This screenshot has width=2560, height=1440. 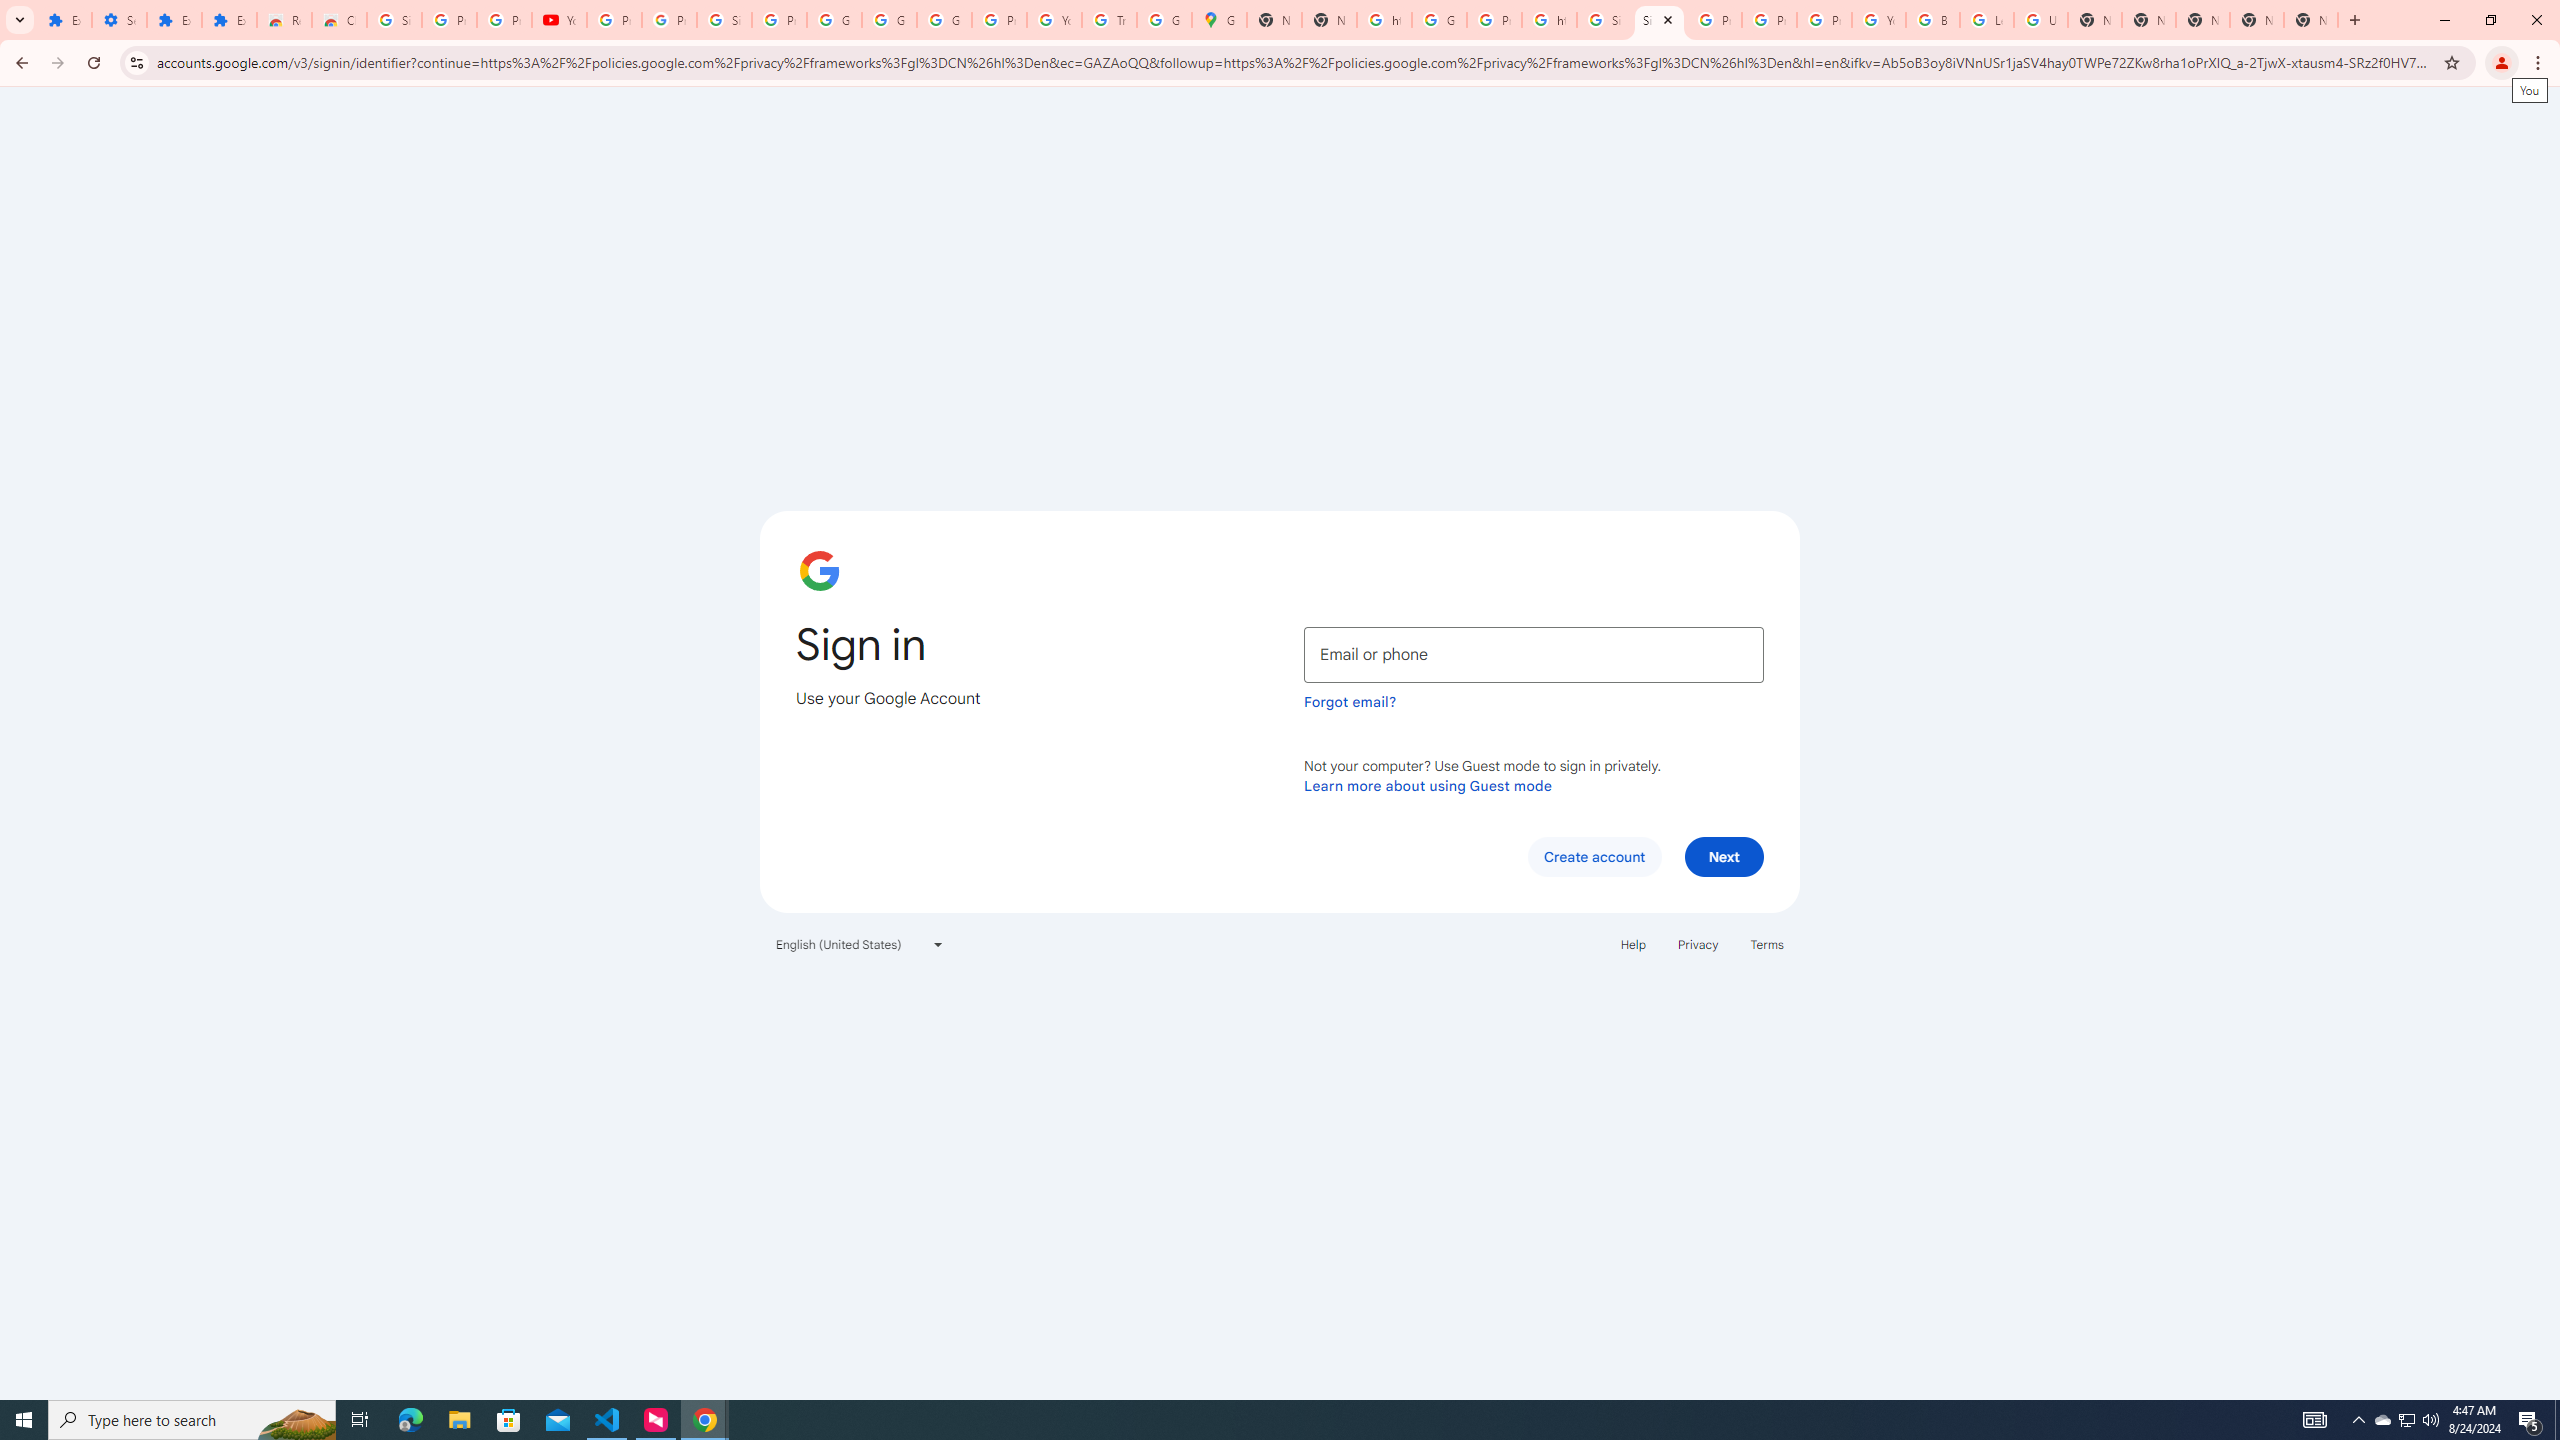 What do you see at coordinates (174, 19) in the screenshot?
I see `'Extensions'` at bounding box center [174, 19].